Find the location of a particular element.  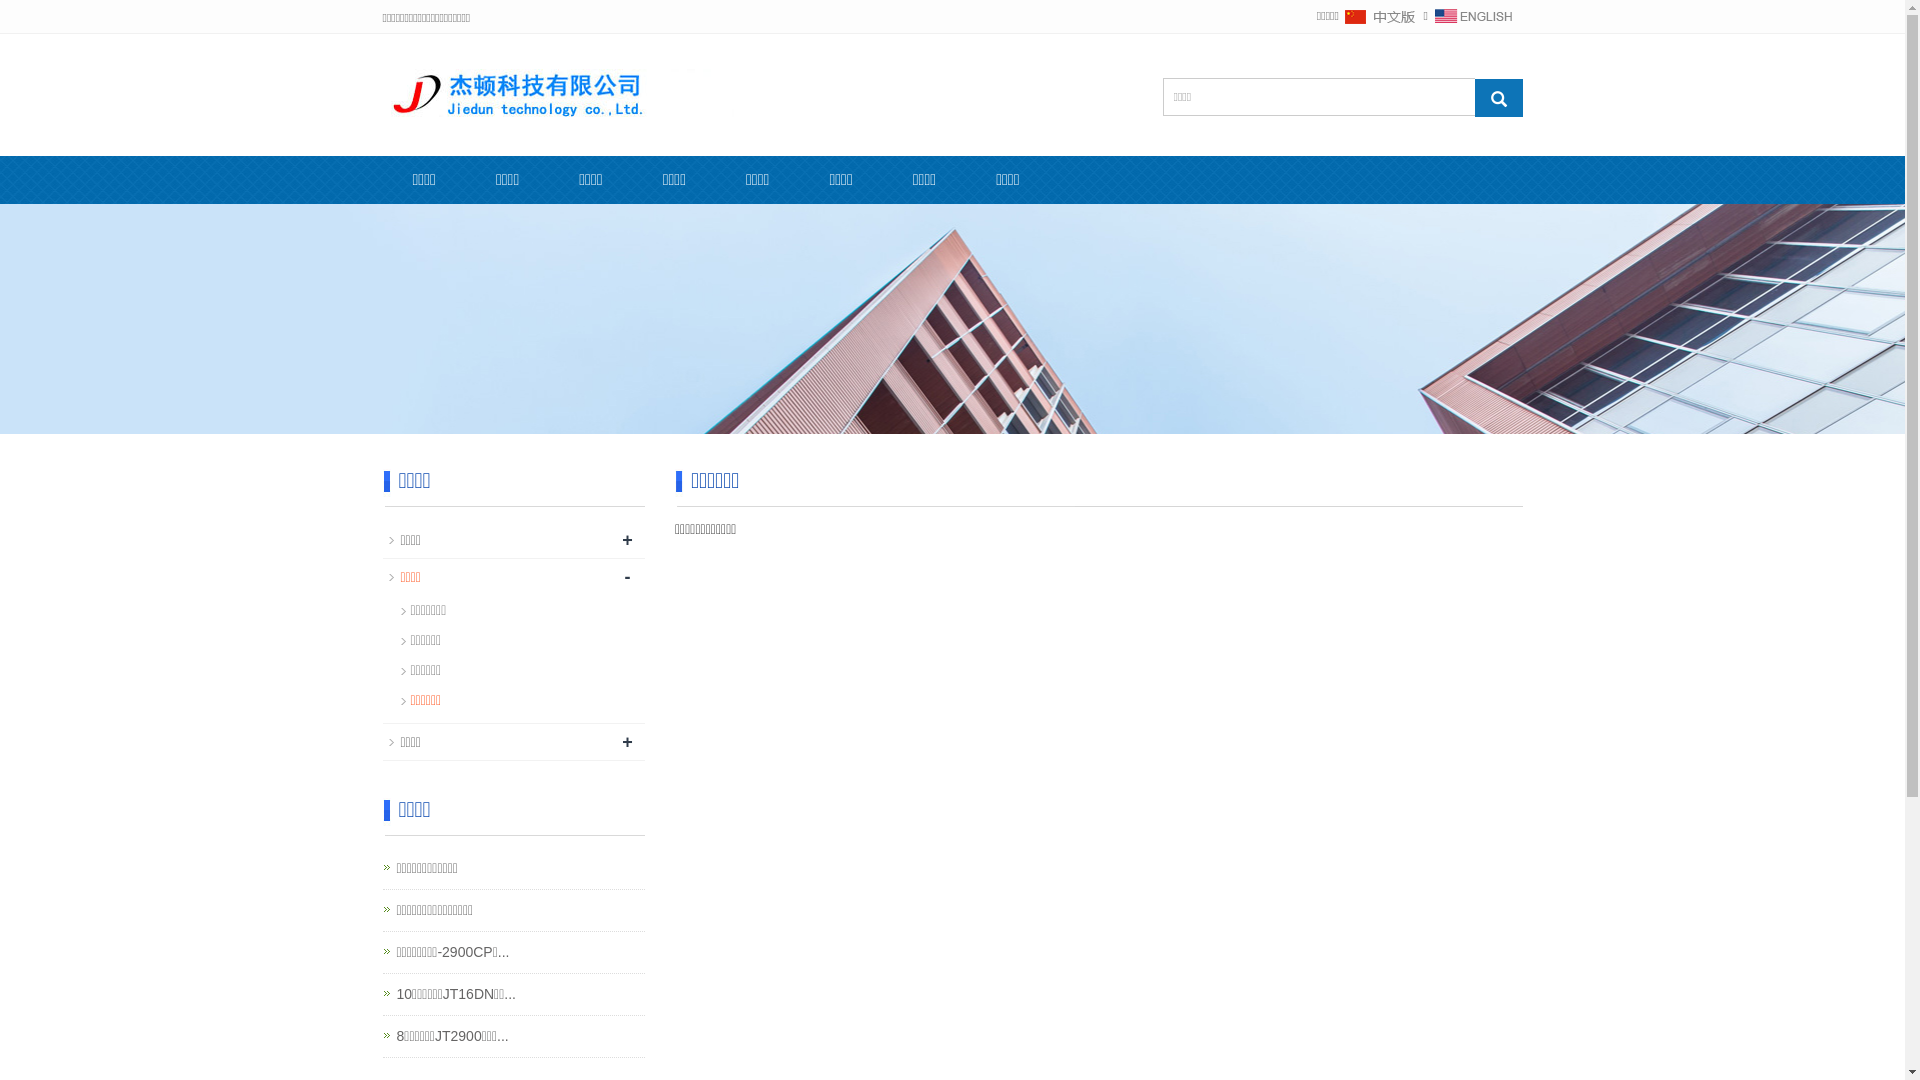

'English' is located at coordinates (1473, 15).